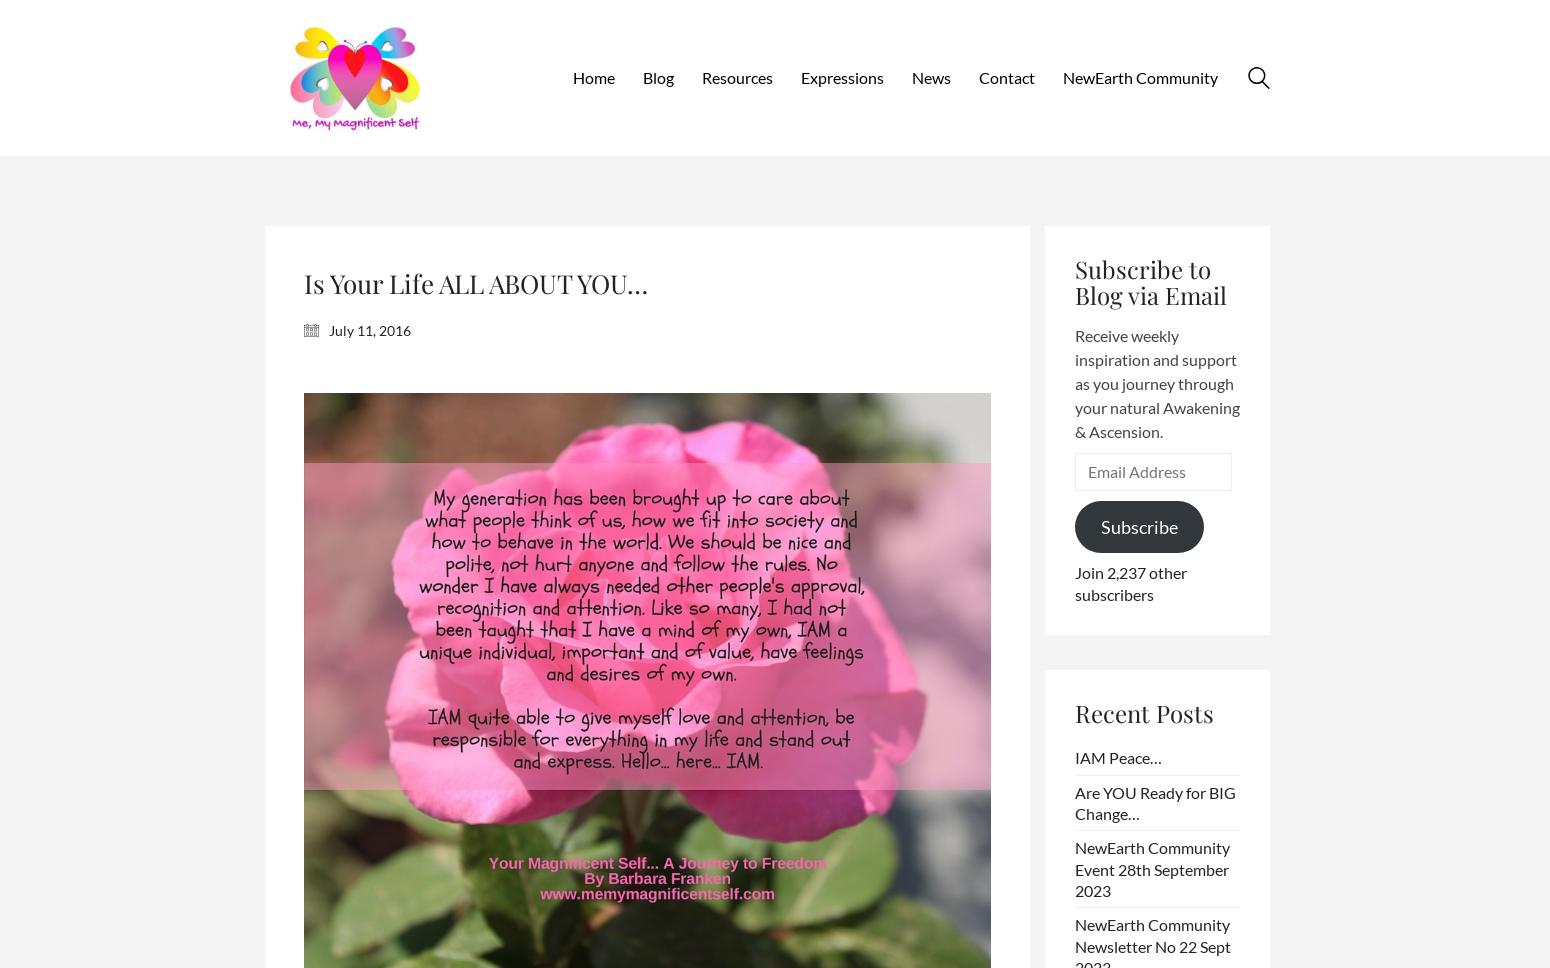 This screenshot has width=1550, height=968. What do you see at coordinates (475, 282) in the screenshot?
I see `'Is Your Life ALL ABOUT YOU…'` at bounding box center [475, 282].